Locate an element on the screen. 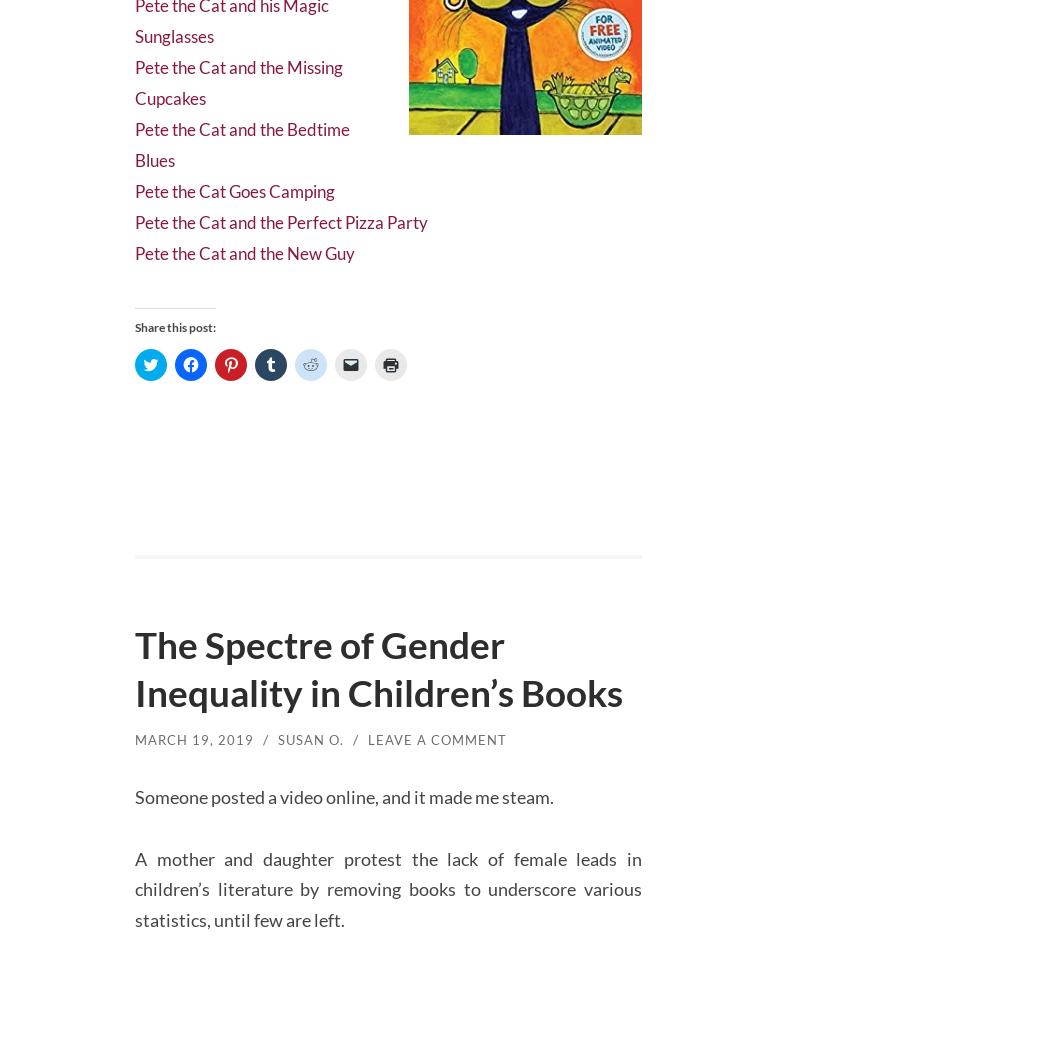 Image resolution: width=1050 pixels, height=1037 pixels. 'Pete the Cat and the Missing Cupcakes' is located at coordinates (246, 66).